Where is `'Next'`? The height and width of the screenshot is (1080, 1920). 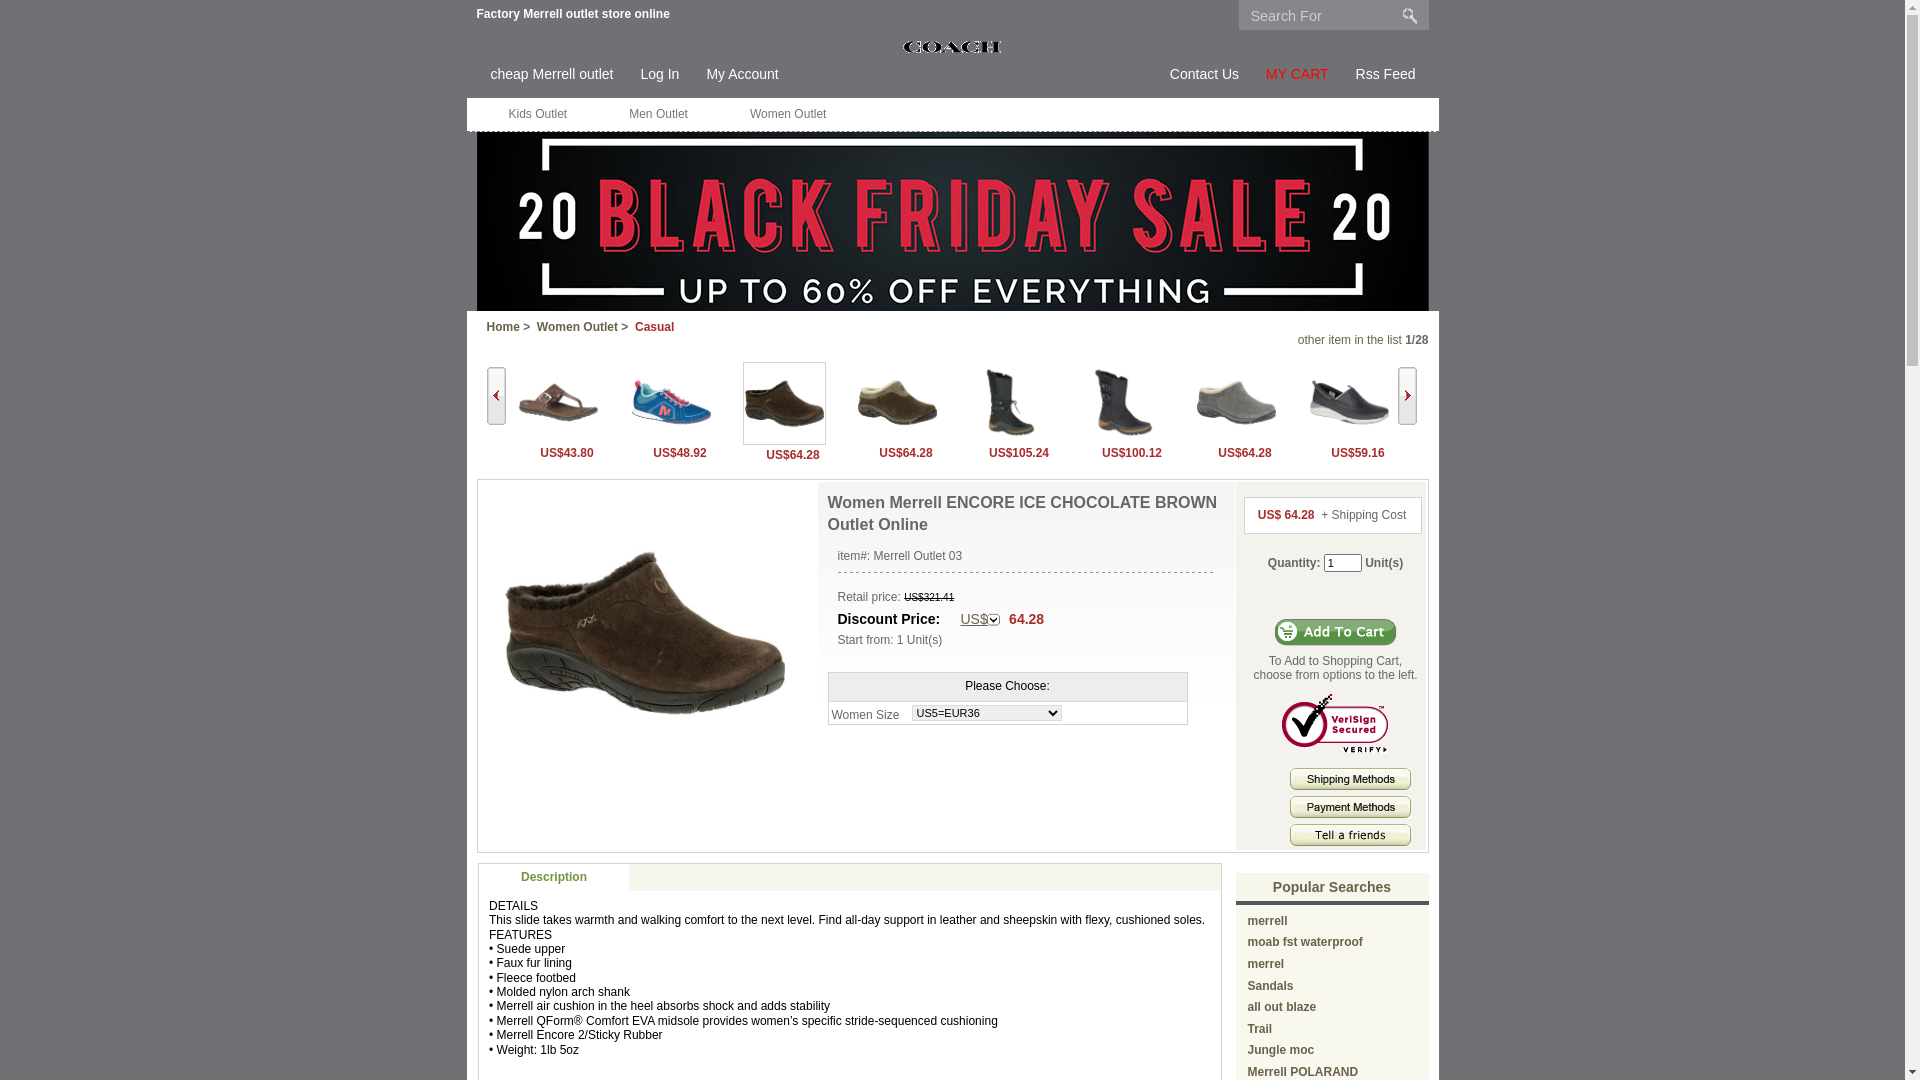 'Next' is located at coordinates (1396, 396).